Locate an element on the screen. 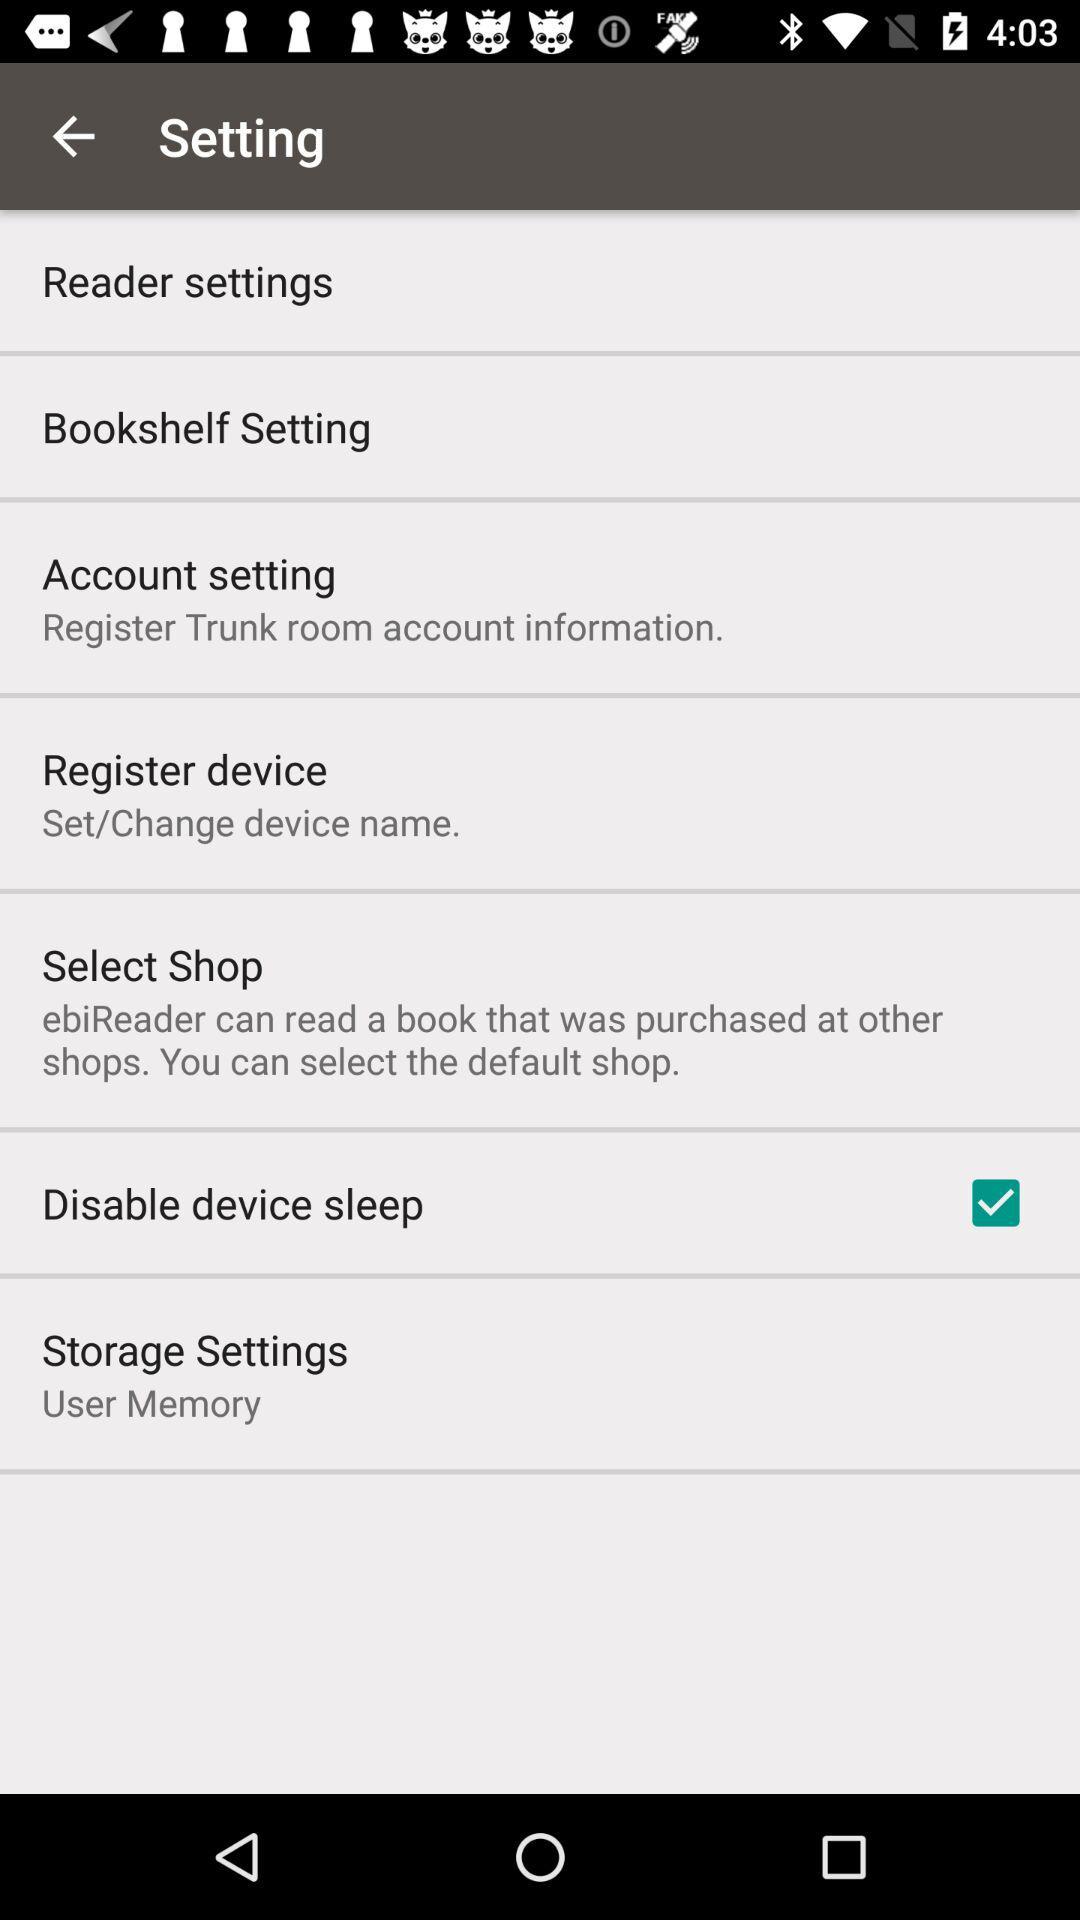 Image resolution: width=1080 pixels, height=1920 pixels. the icon above register device is located at coordinates (383, 625).